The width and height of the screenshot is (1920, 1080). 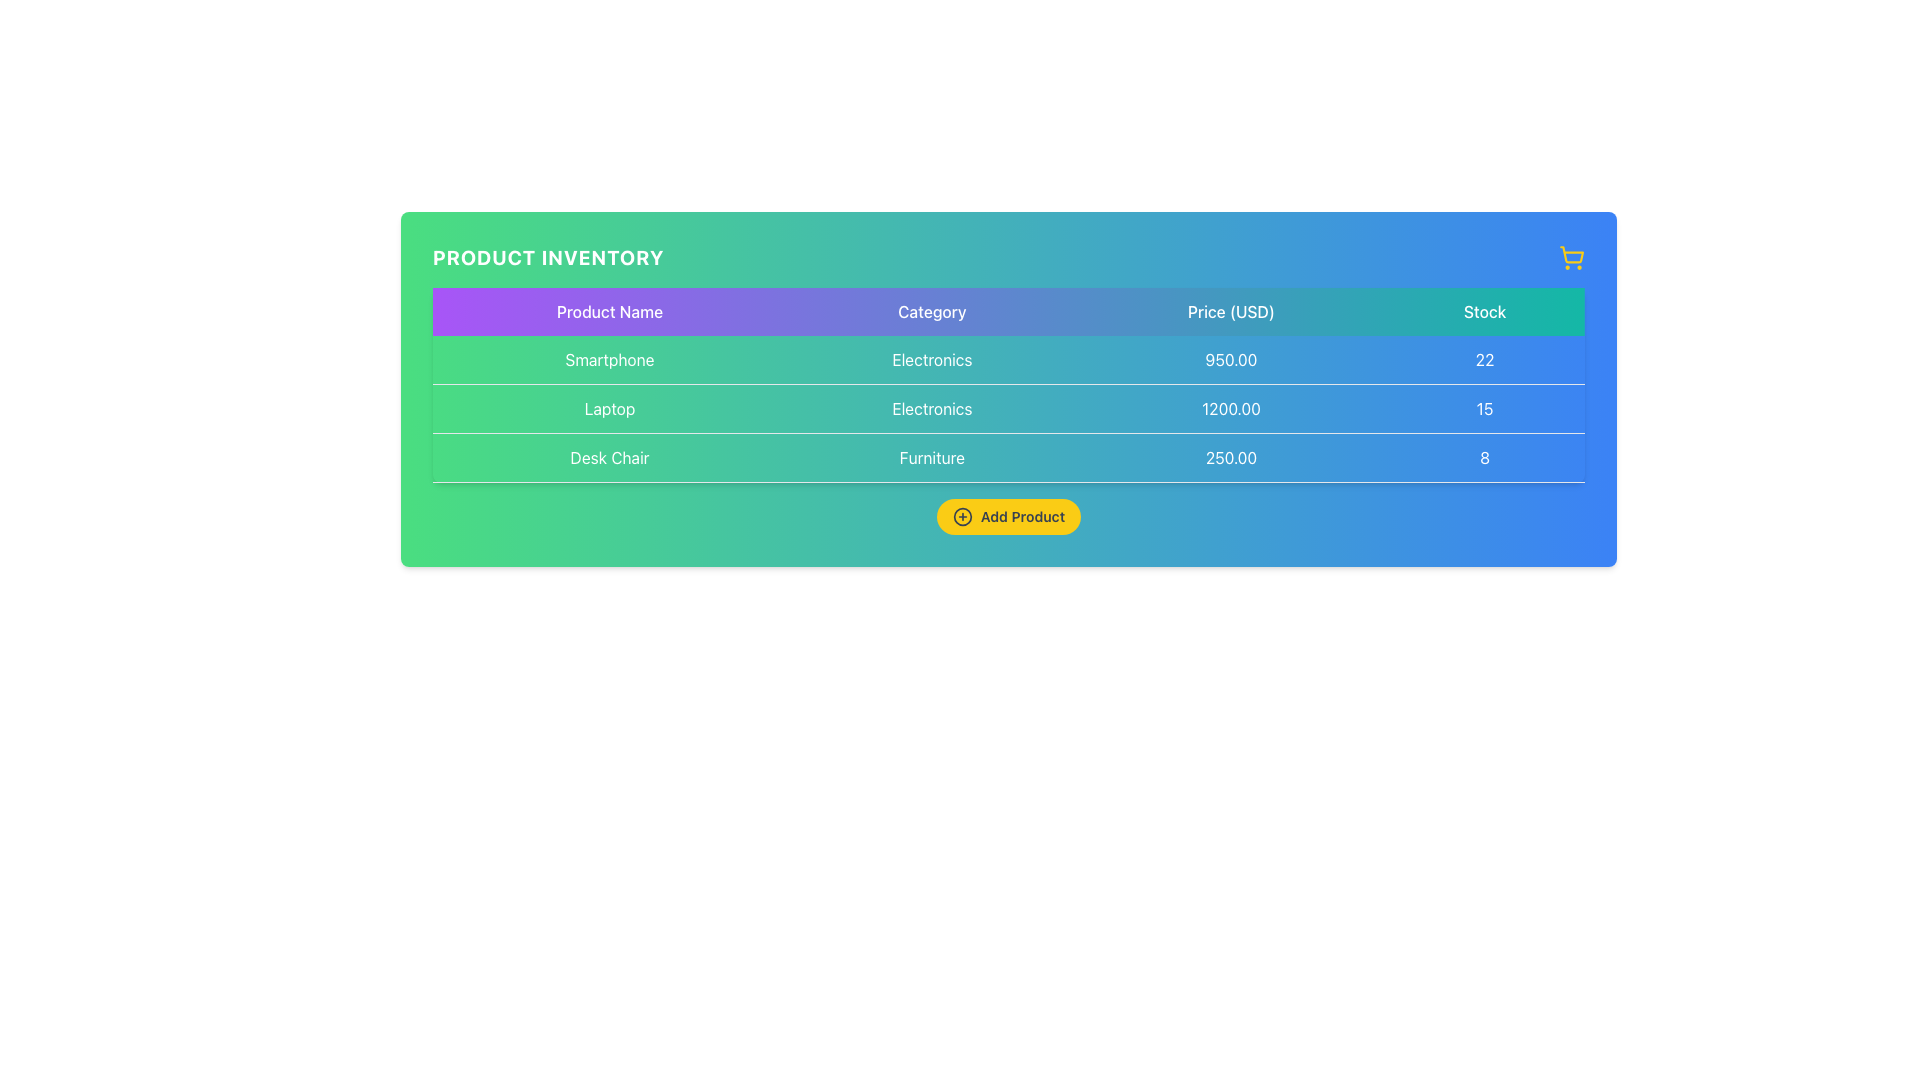 What do you see at coordinates (1022, 515) in the screenshot?
I see `the 'Add Product' text label which is inside a rounded button at the bottom center of the 'Product Inventory' section` at bounding box center [1022, 515].